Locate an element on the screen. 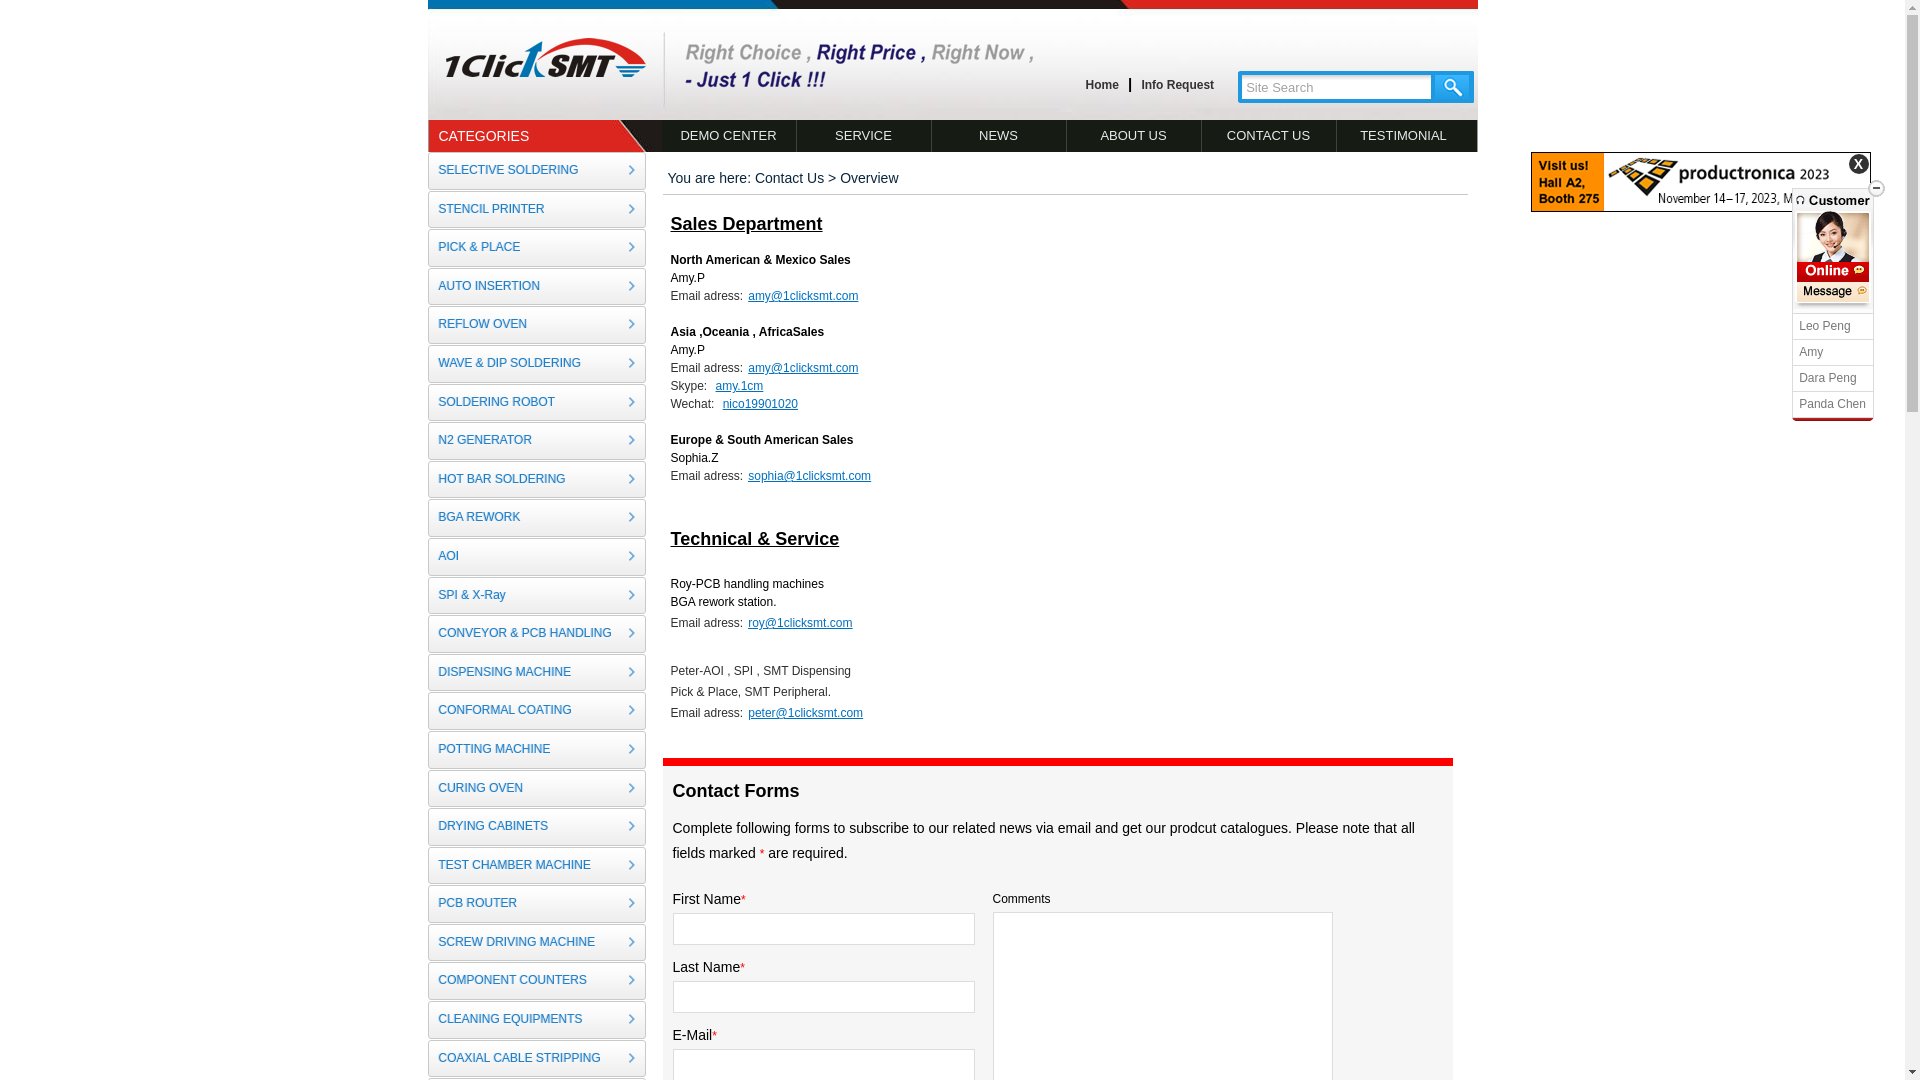 Image resolution: width=1920 pixels, height=1080 pixels. 'productronica 2023' is located at coordinates (1699, 208).